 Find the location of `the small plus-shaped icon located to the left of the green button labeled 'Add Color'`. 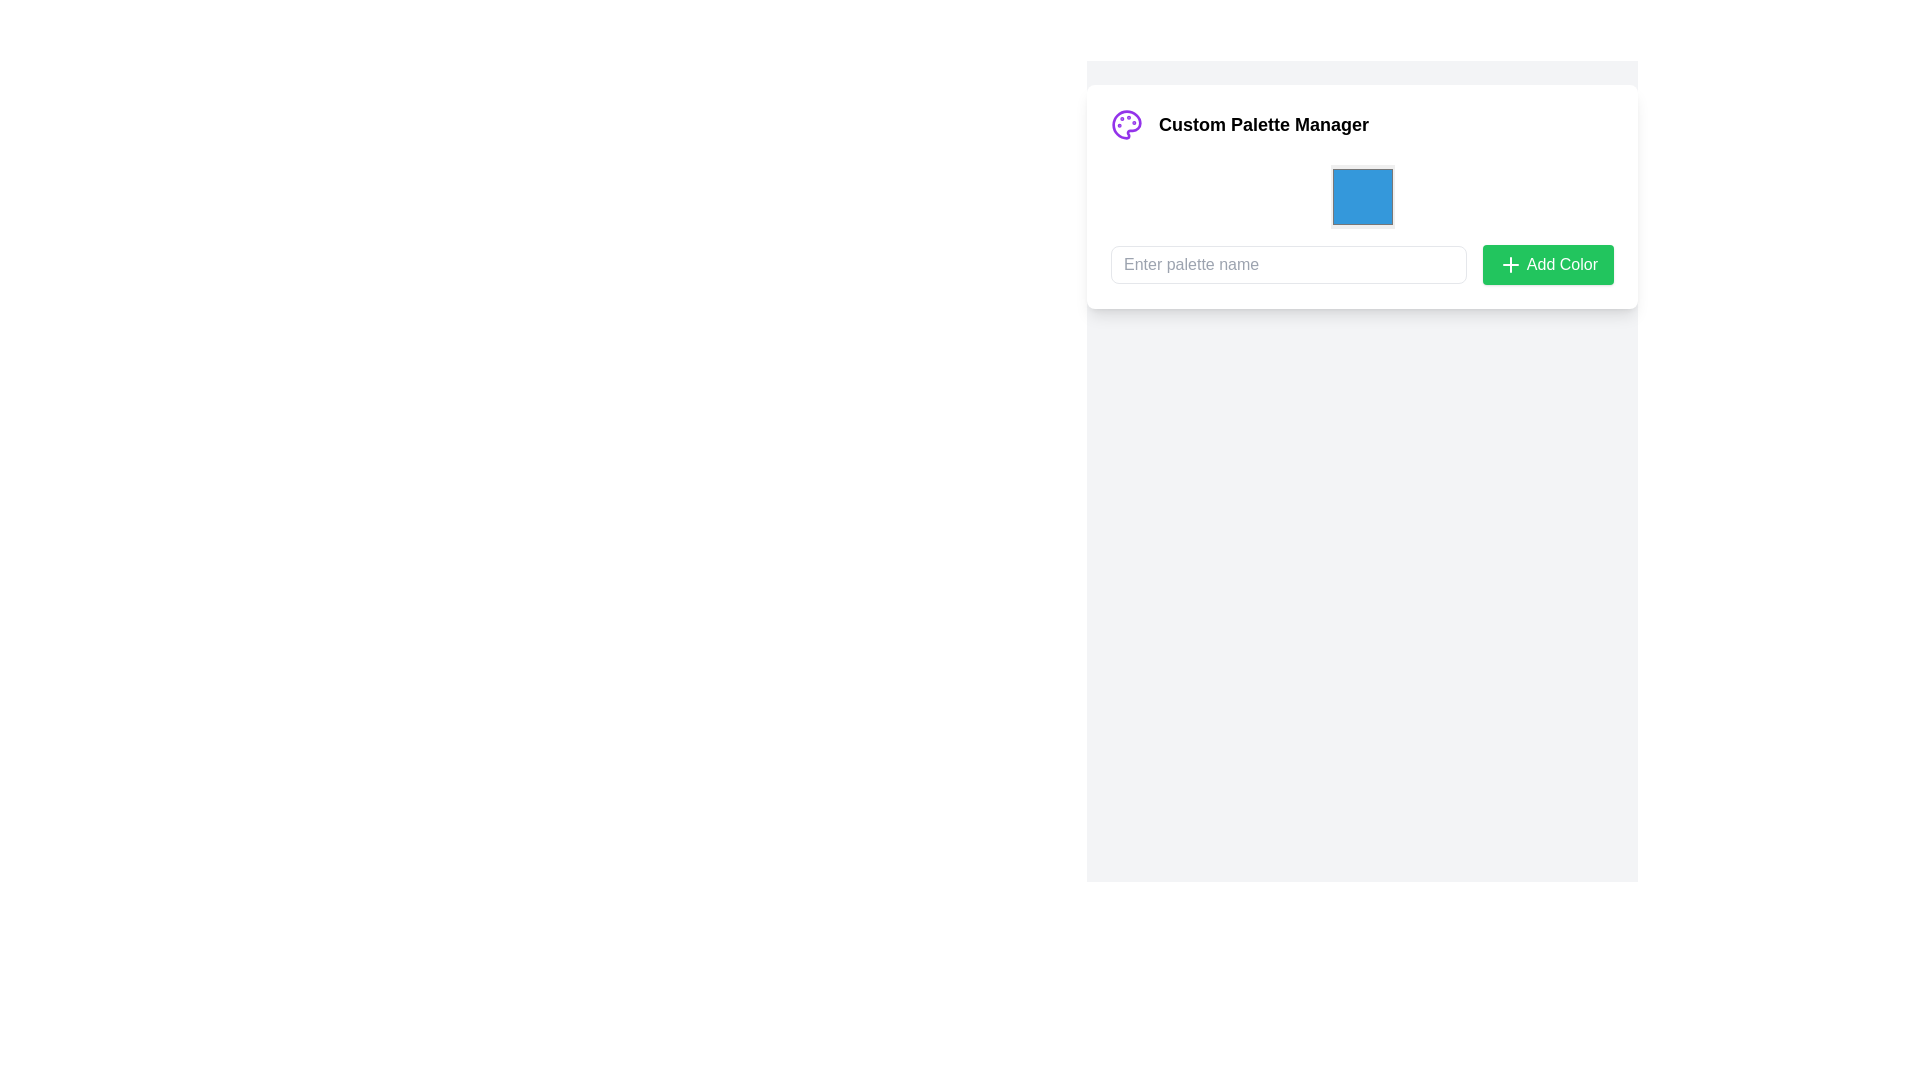

the small plus-shaped icon located to the left of the green button labeled 'Add Color' is located at coordinates (1510, 264).